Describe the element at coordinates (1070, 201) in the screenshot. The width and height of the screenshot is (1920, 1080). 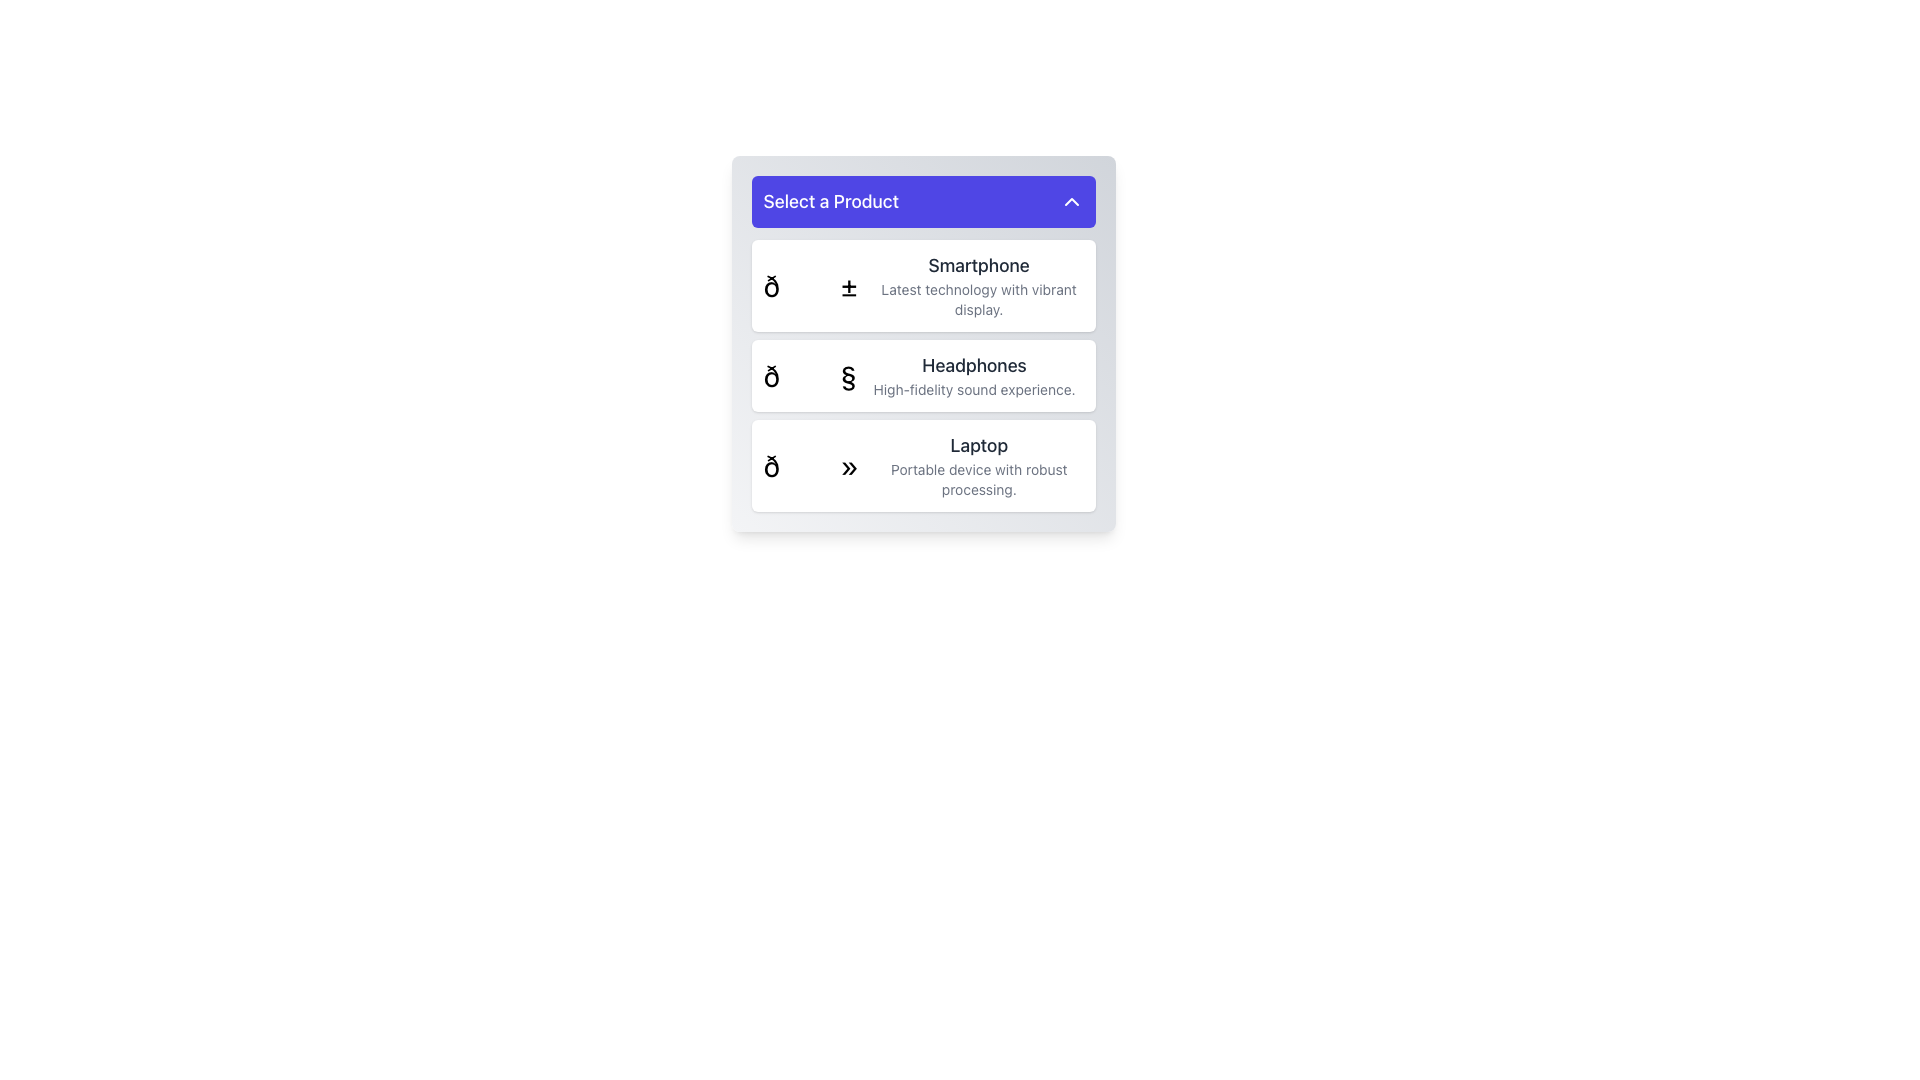
I see `the upward-pointing chevron icon located on the far right of the 'Select a Product' header` at that location.